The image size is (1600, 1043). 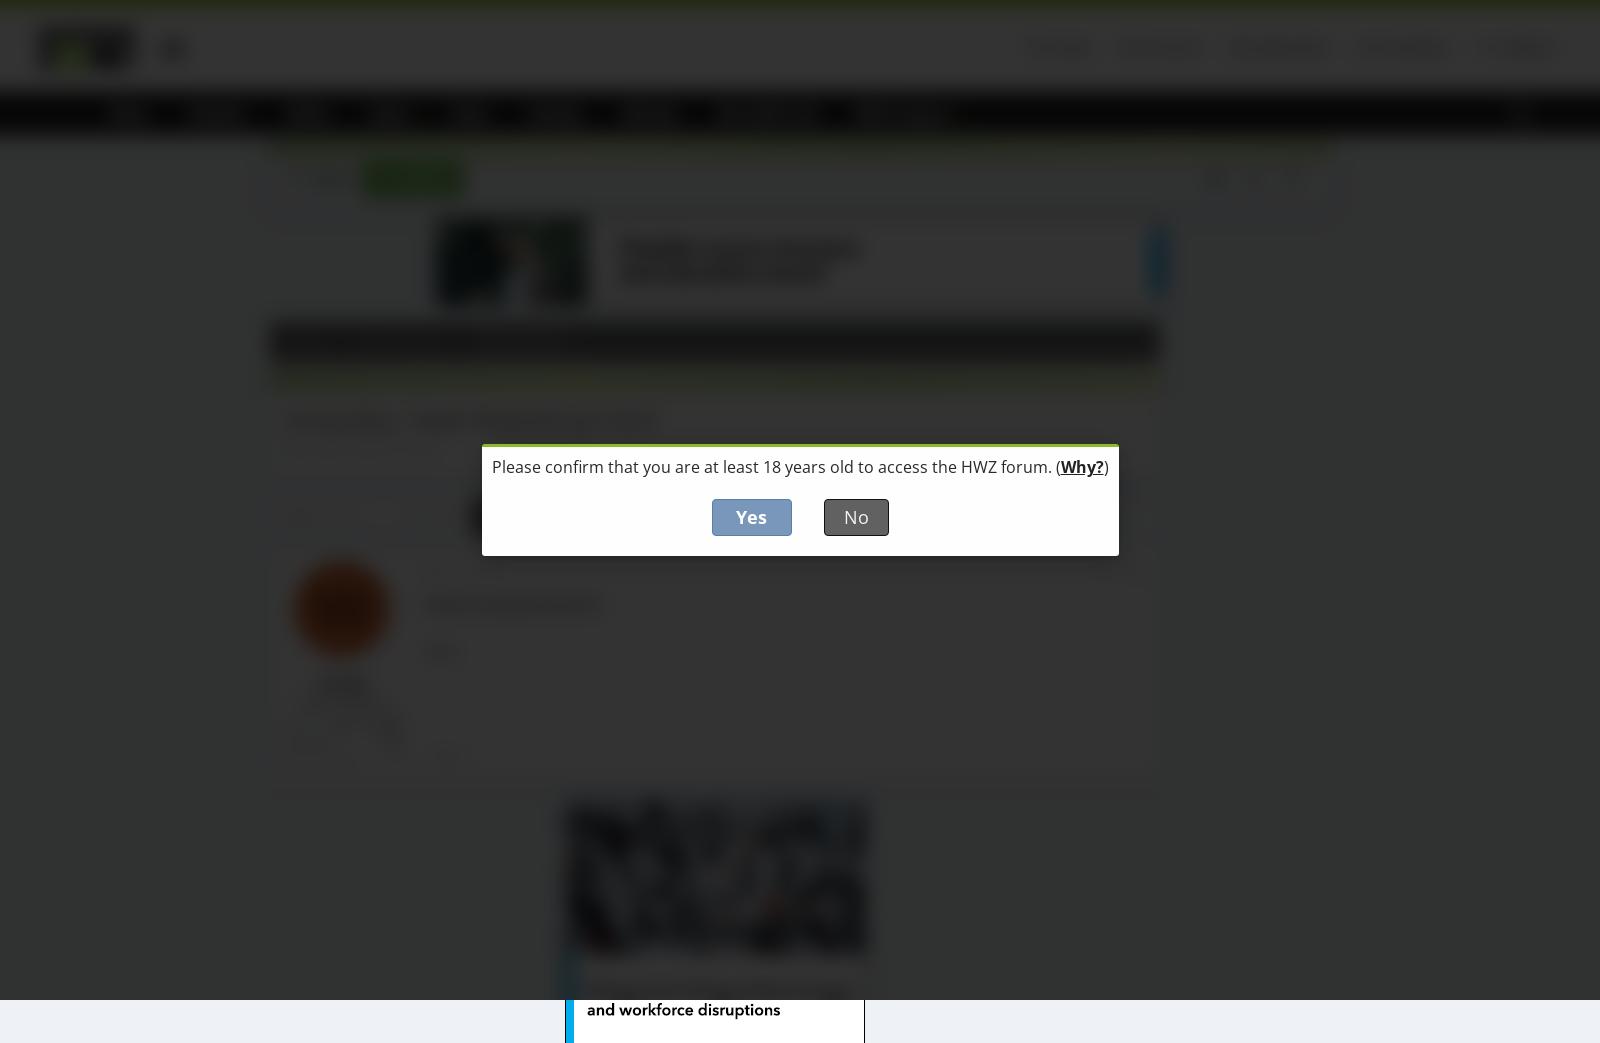 What do you see at coordinates (649, 112) in the screenshot?
I see `'Lifestyle'` at bounding box center [649, 112].